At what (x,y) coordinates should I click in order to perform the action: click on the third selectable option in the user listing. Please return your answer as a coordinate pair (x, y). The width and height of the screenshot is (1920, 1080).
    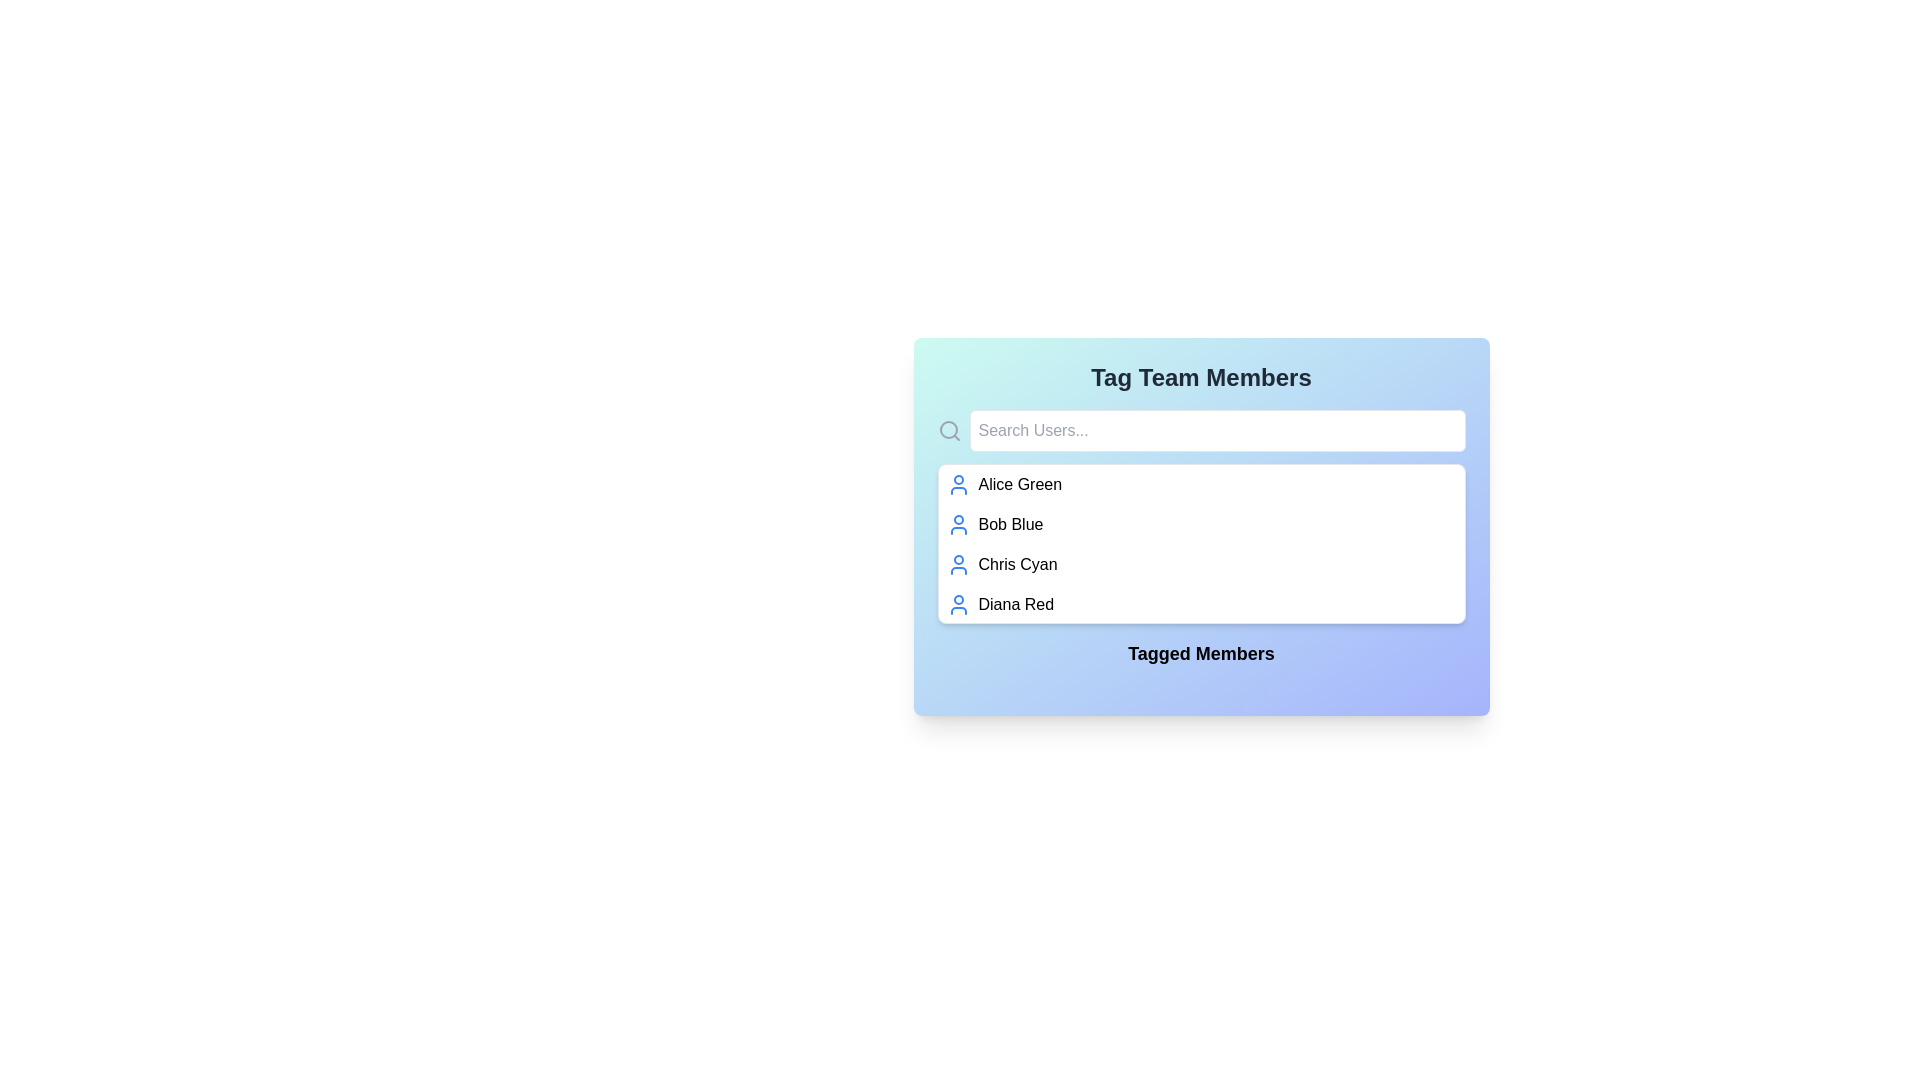
    Looking at the image, I should click on (1200, 564).